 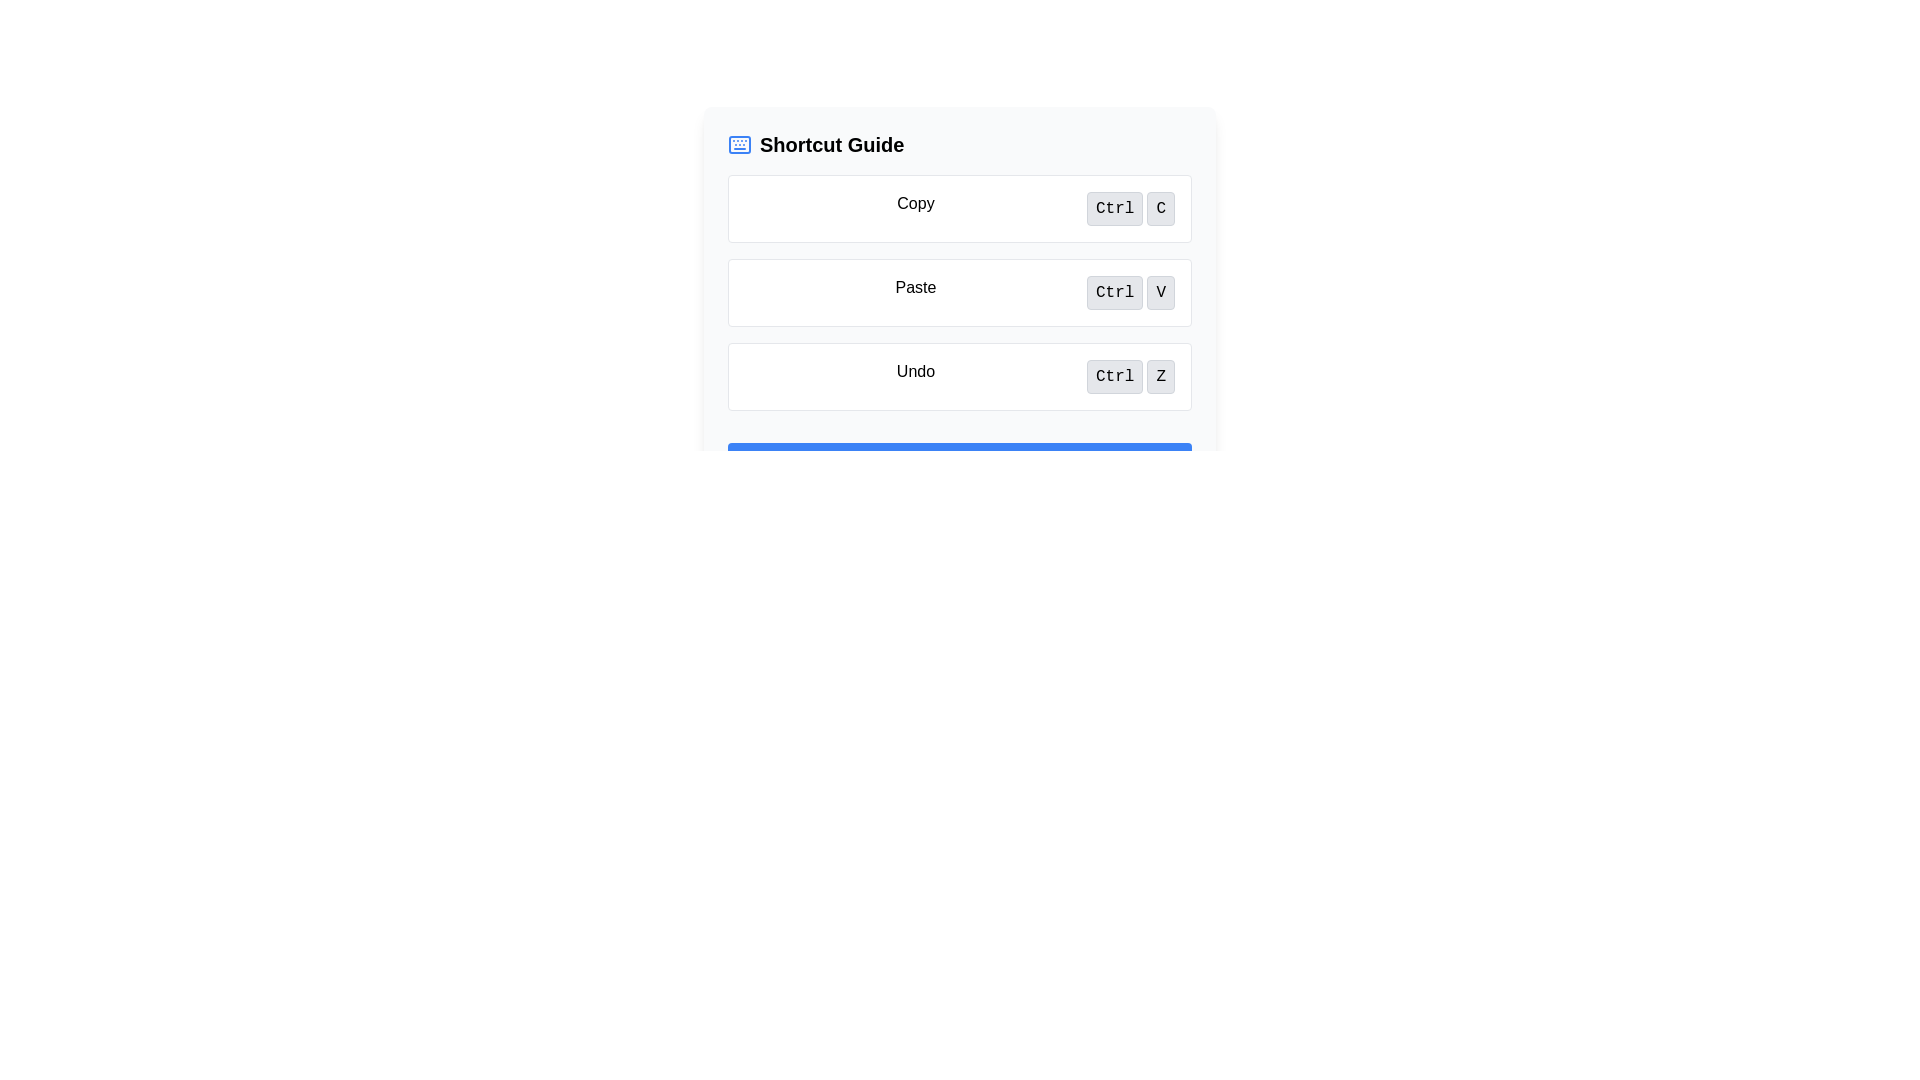 I want to click on the text label styled as a button representing the 'C' key in the keyboard shortcut guide, which indicates its use in combination with the 'Ctrl' key for the 'Copy' action, so click(x=1161, y=208).